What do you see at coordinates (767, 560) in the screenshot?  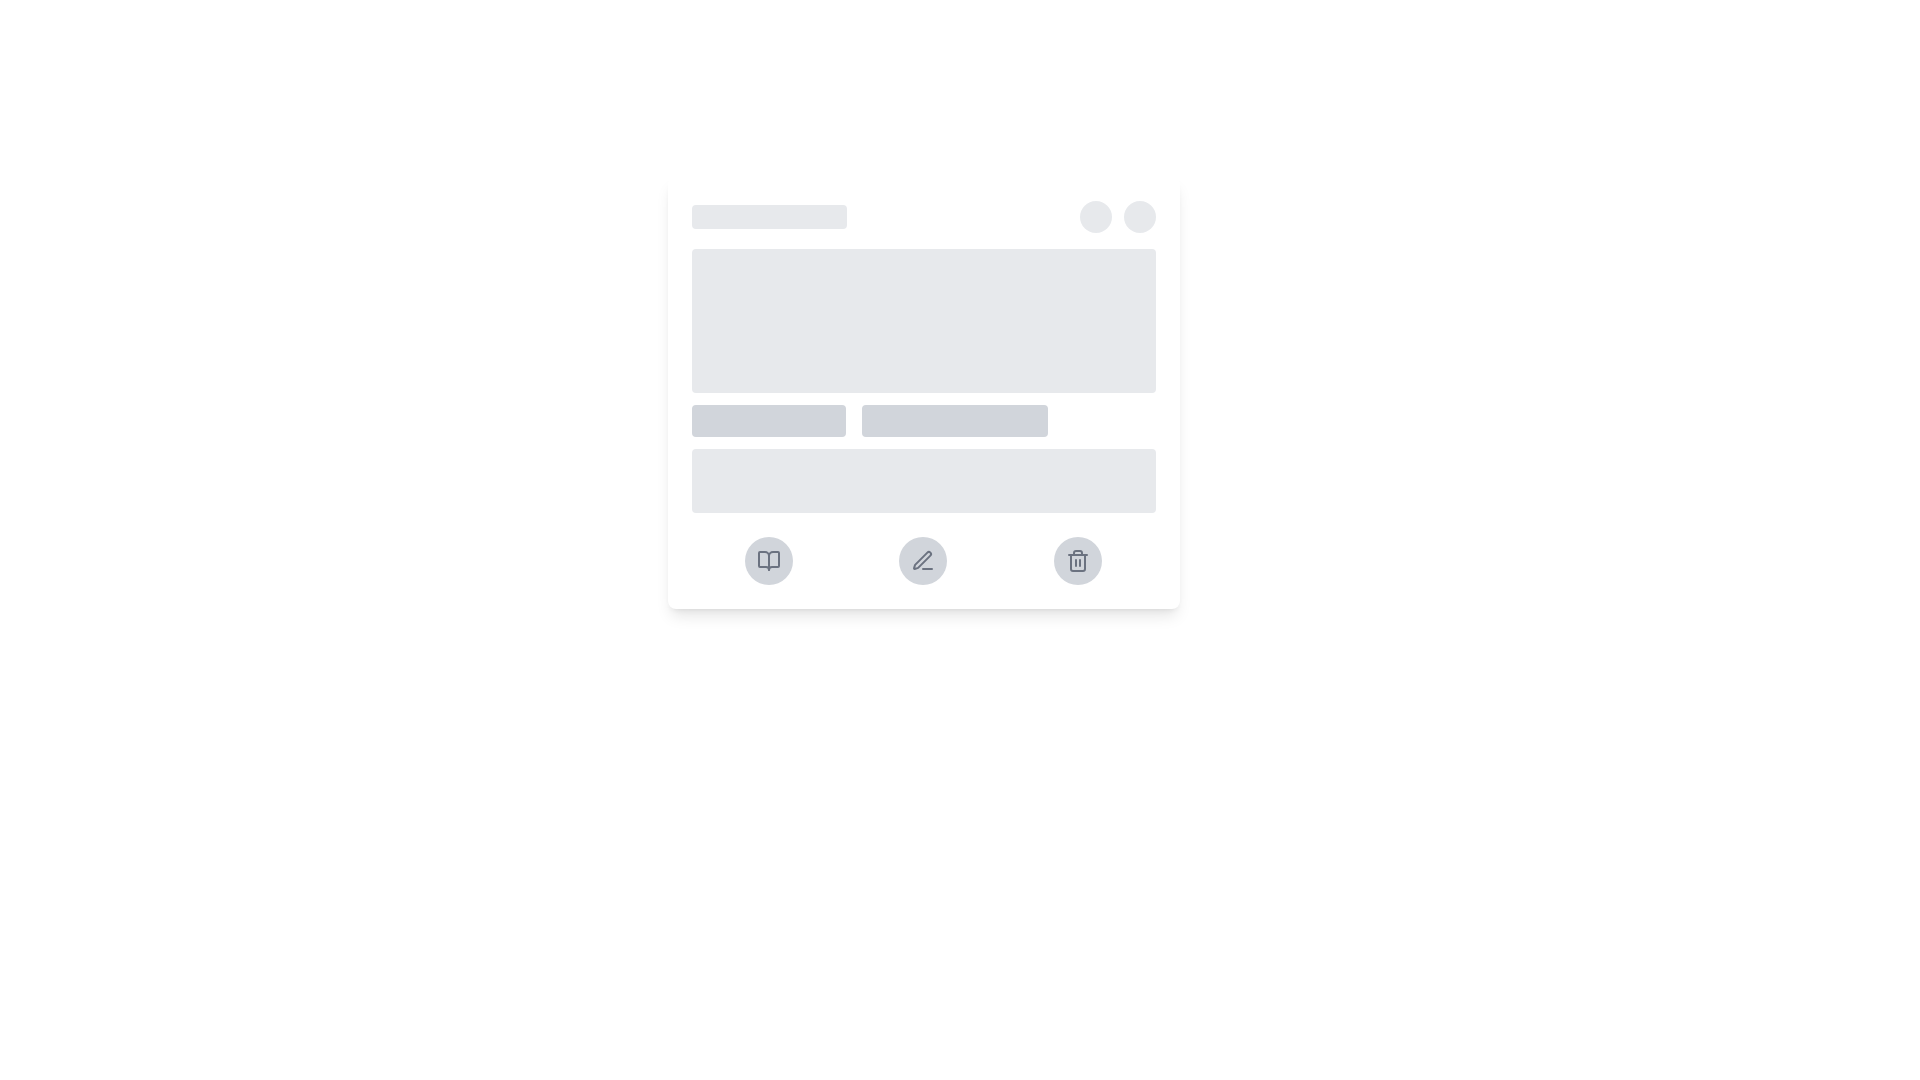 I see `the leftmost circular button representing a book icon located at the bottom center of the panel` at bounding box center [767, 560].